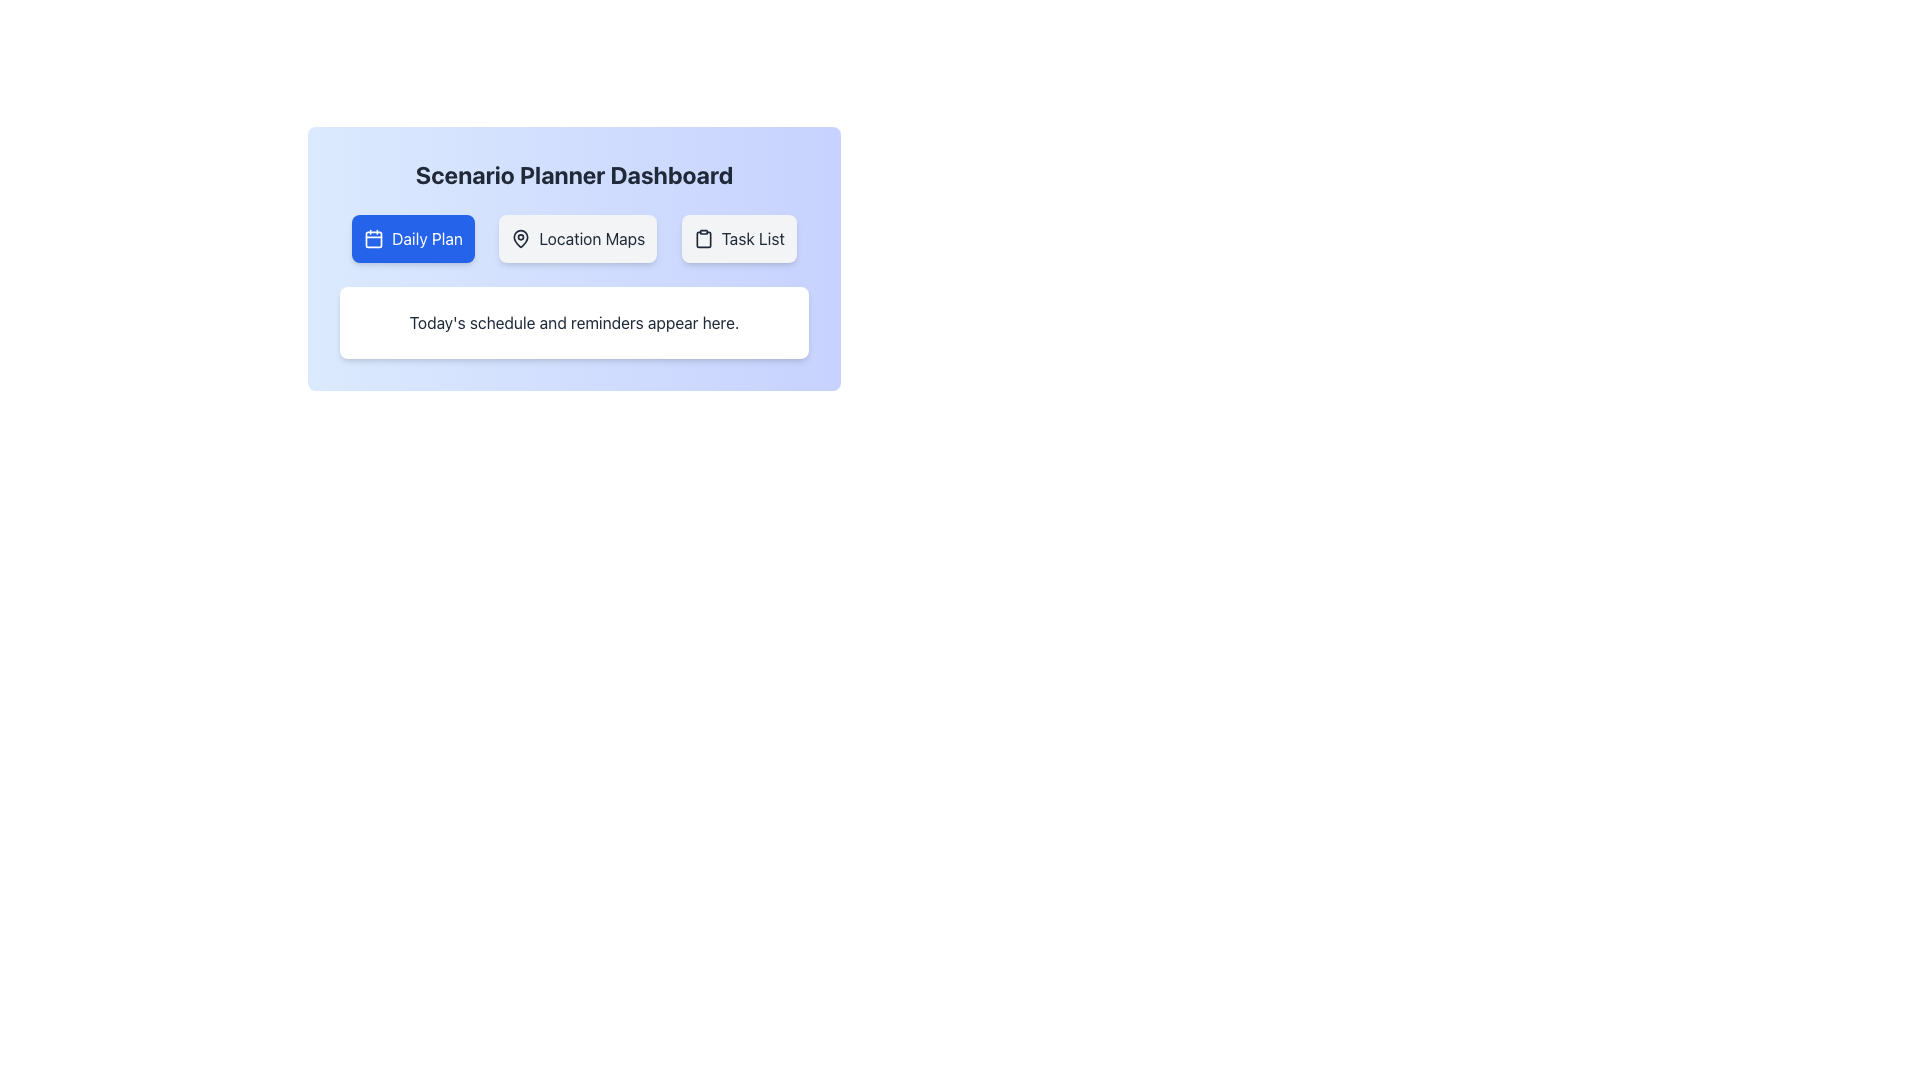 Image resolution: width=1920 pixels, height=1080 pixels. I want to click on the 'Task List' button represented by a clipboard icon in the navigation bar, so click(703, 238).